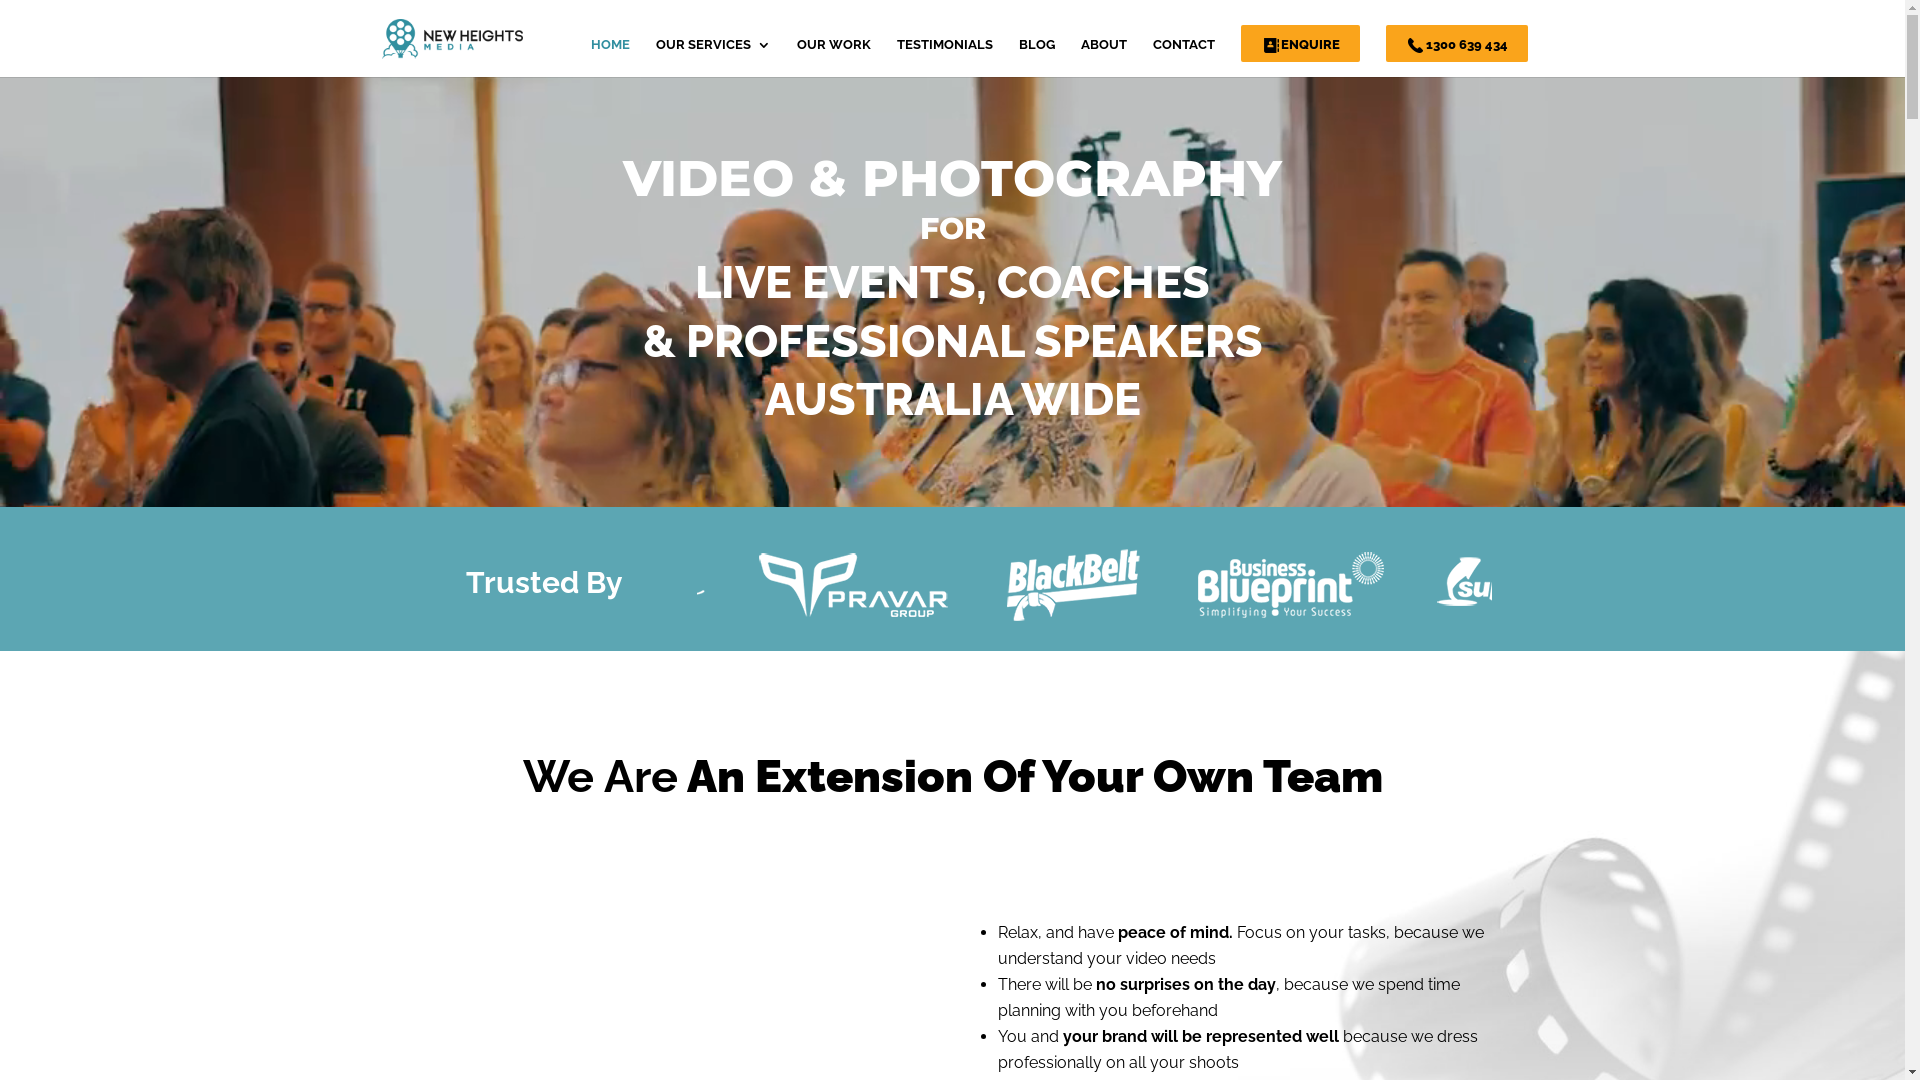  I want to click on 'BLOG', so click(1036, 56).